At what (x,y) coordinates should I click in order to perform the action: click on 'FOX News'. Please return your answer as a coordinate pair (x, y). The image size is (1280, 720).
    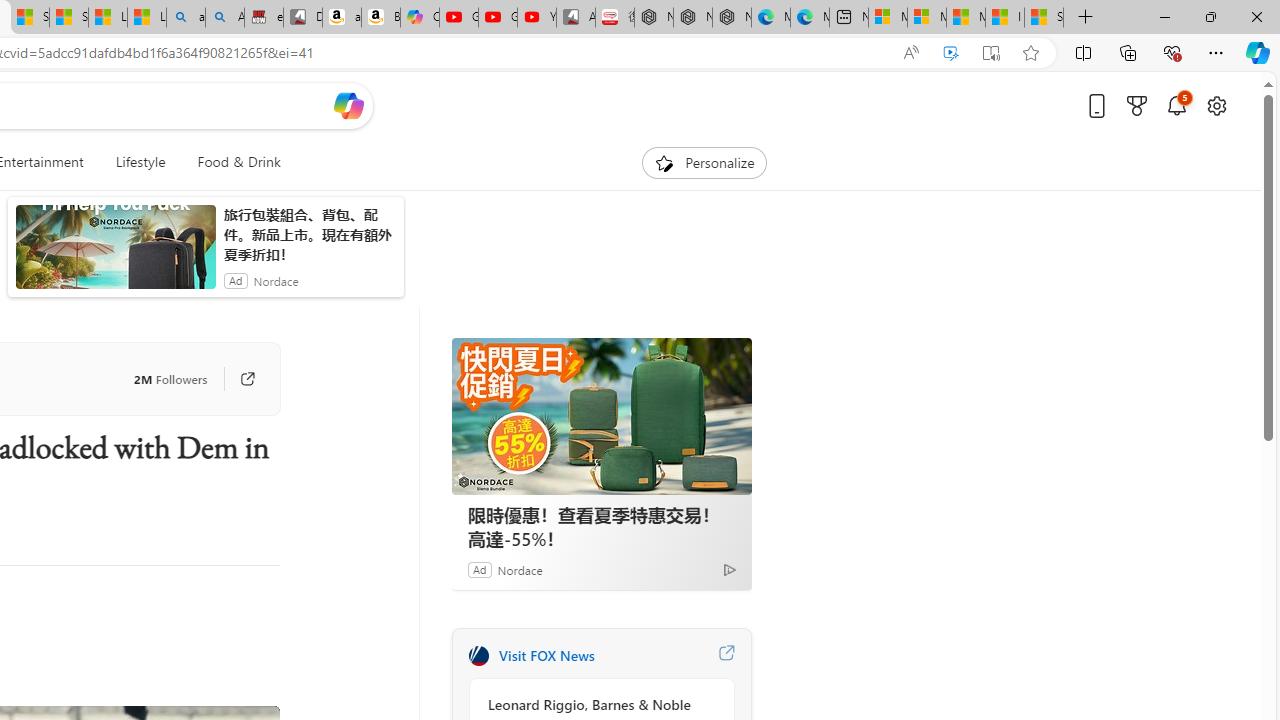
    Looking at the image, I should click on (477, 655).